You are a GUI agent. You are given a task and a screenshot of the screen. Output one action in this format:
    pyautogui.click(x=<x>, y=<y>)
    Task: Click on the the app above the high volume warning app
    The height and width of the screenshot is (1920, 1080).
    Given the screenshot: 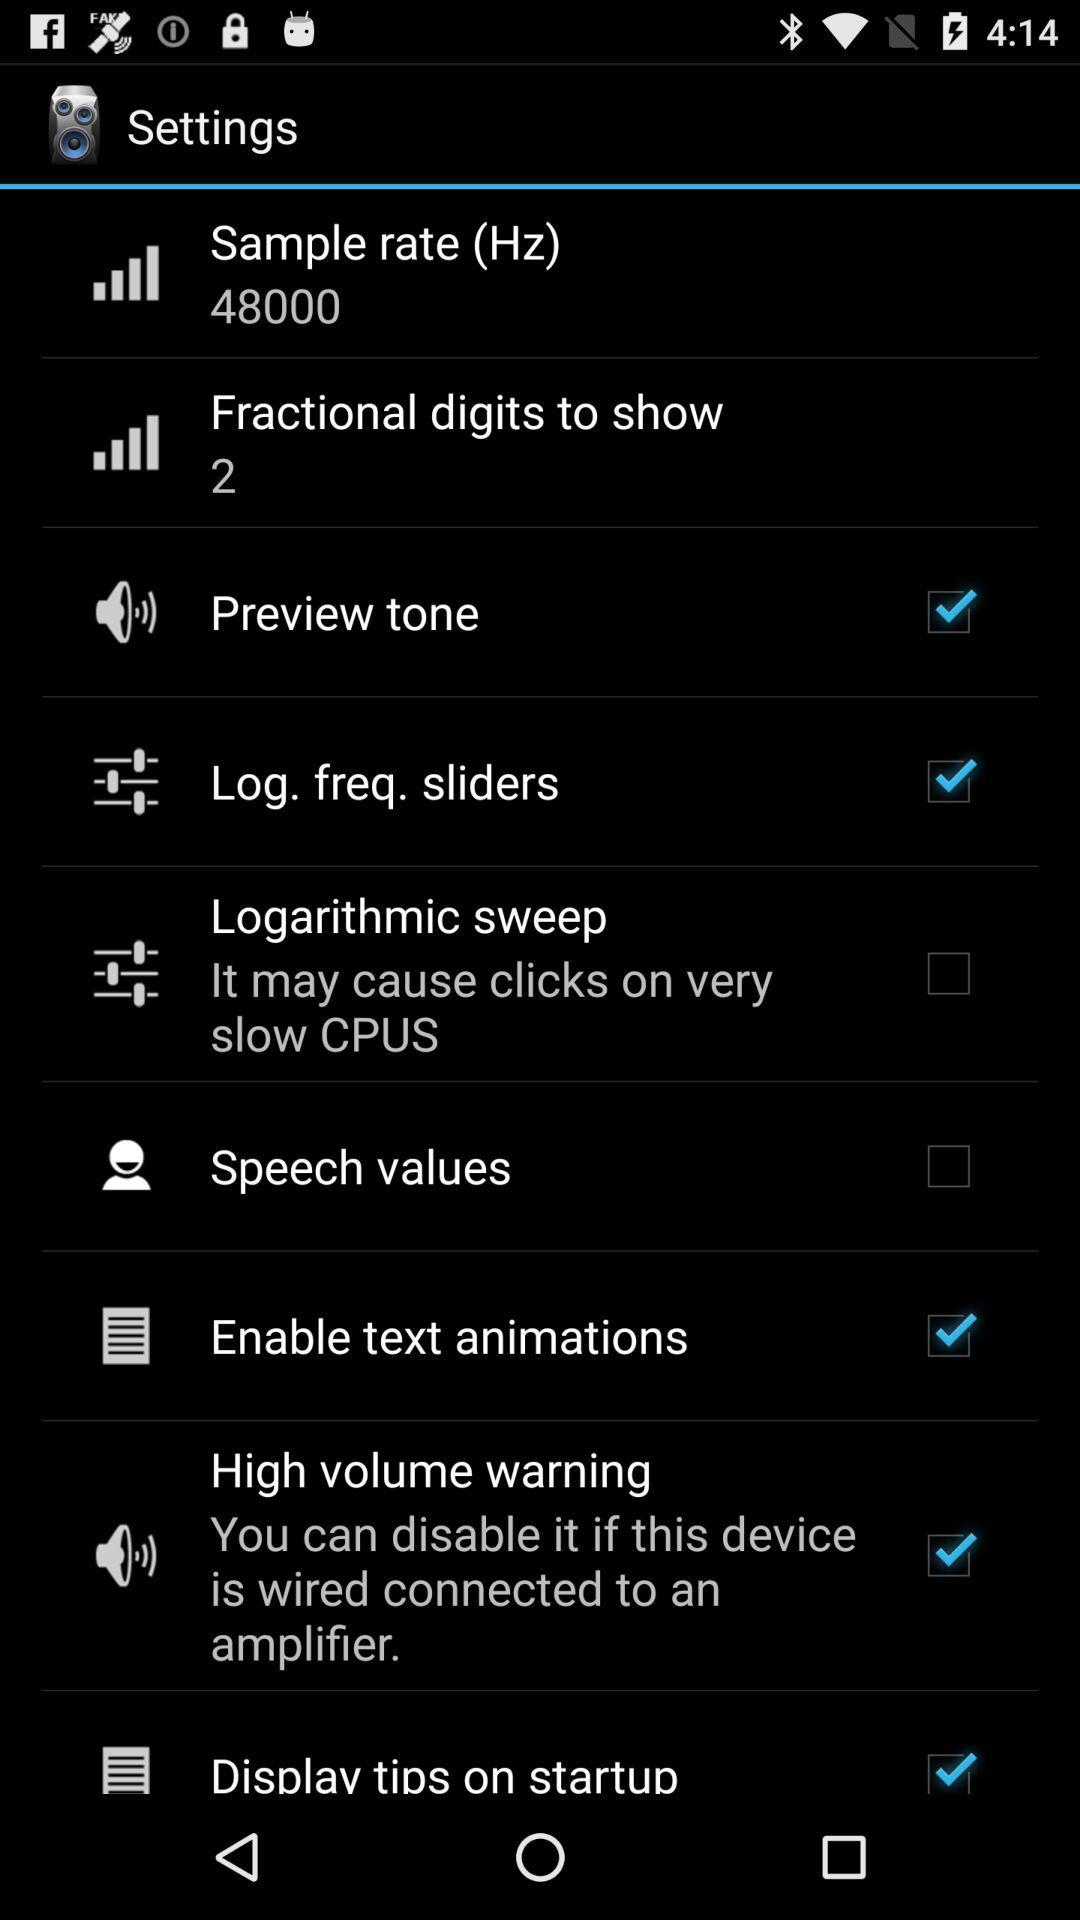 What is the action you would take?
    pyautogui.click(x=448, y=1335)
    